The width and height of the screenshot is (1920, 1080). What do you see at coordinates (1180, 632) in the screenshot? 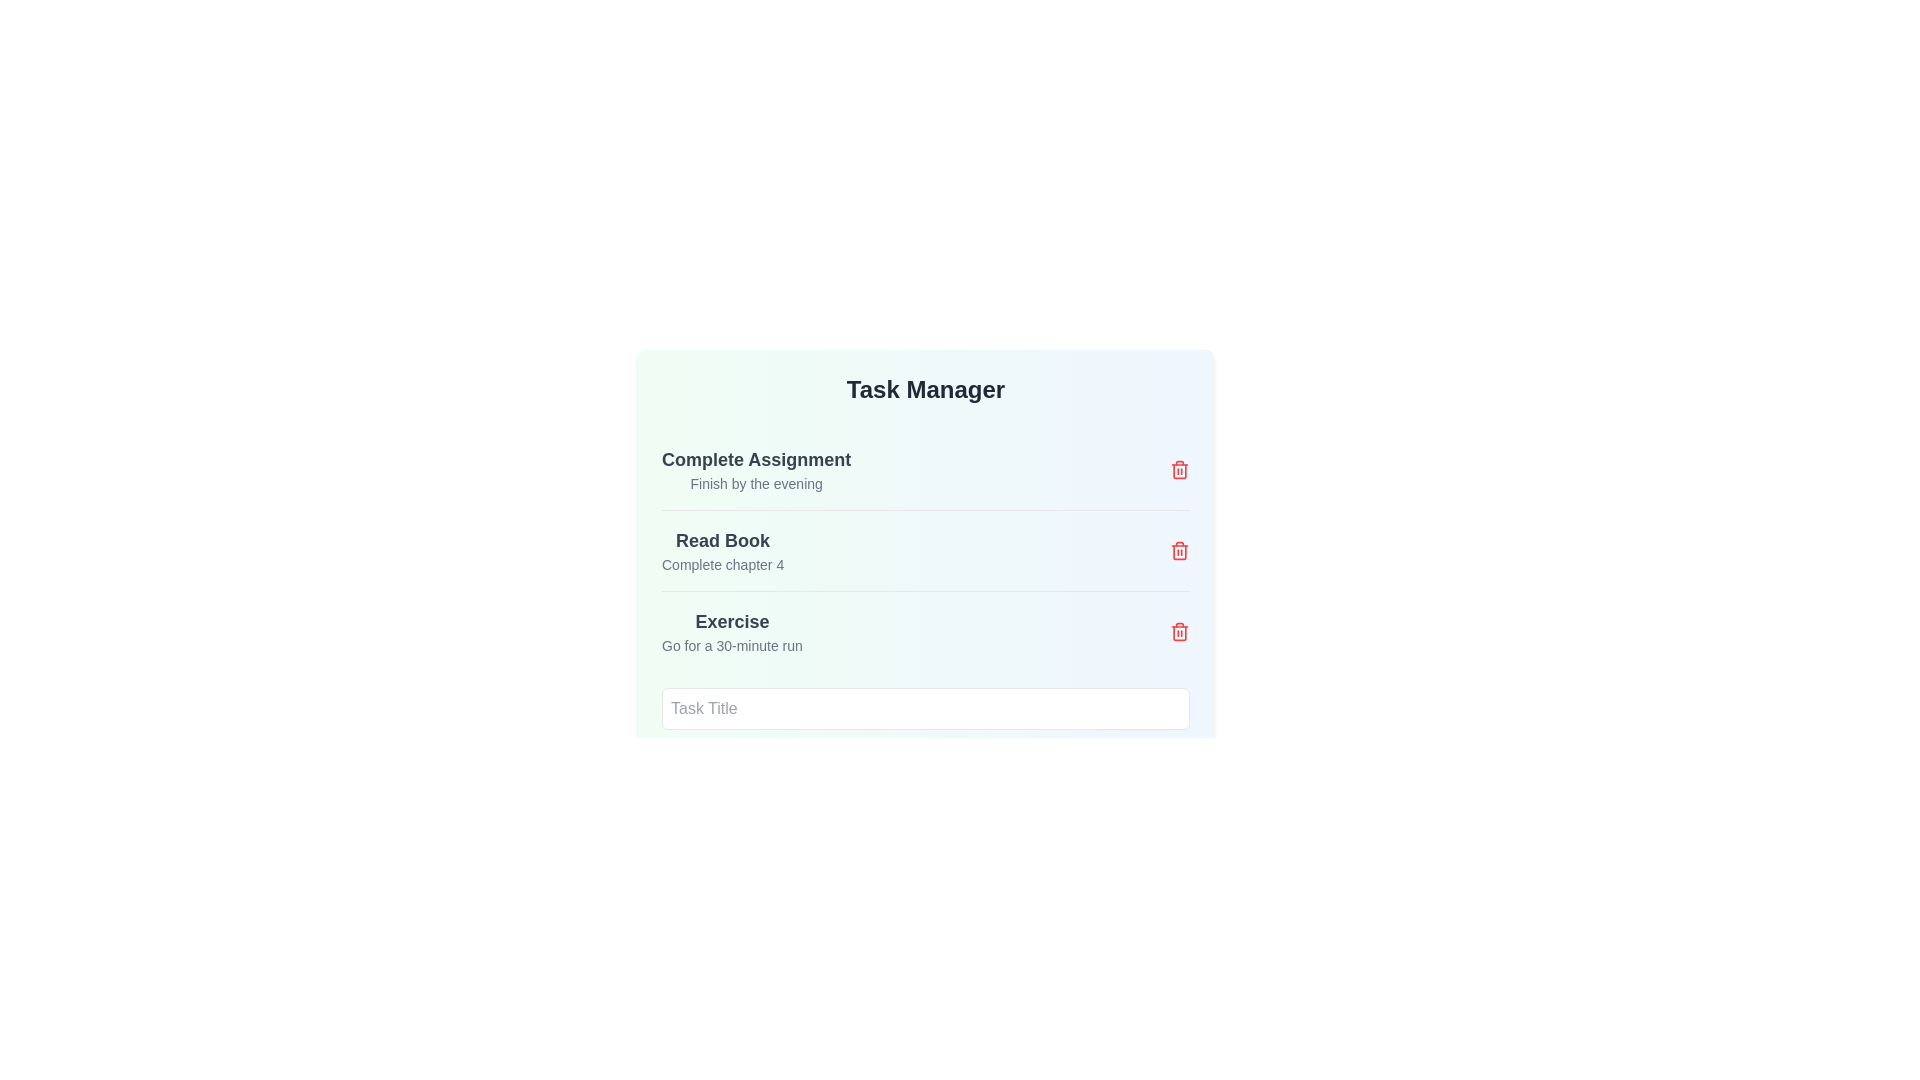
I see `the delete icon located to the far right of the 'Exercise' task row` at bounding box center [1180, 632].